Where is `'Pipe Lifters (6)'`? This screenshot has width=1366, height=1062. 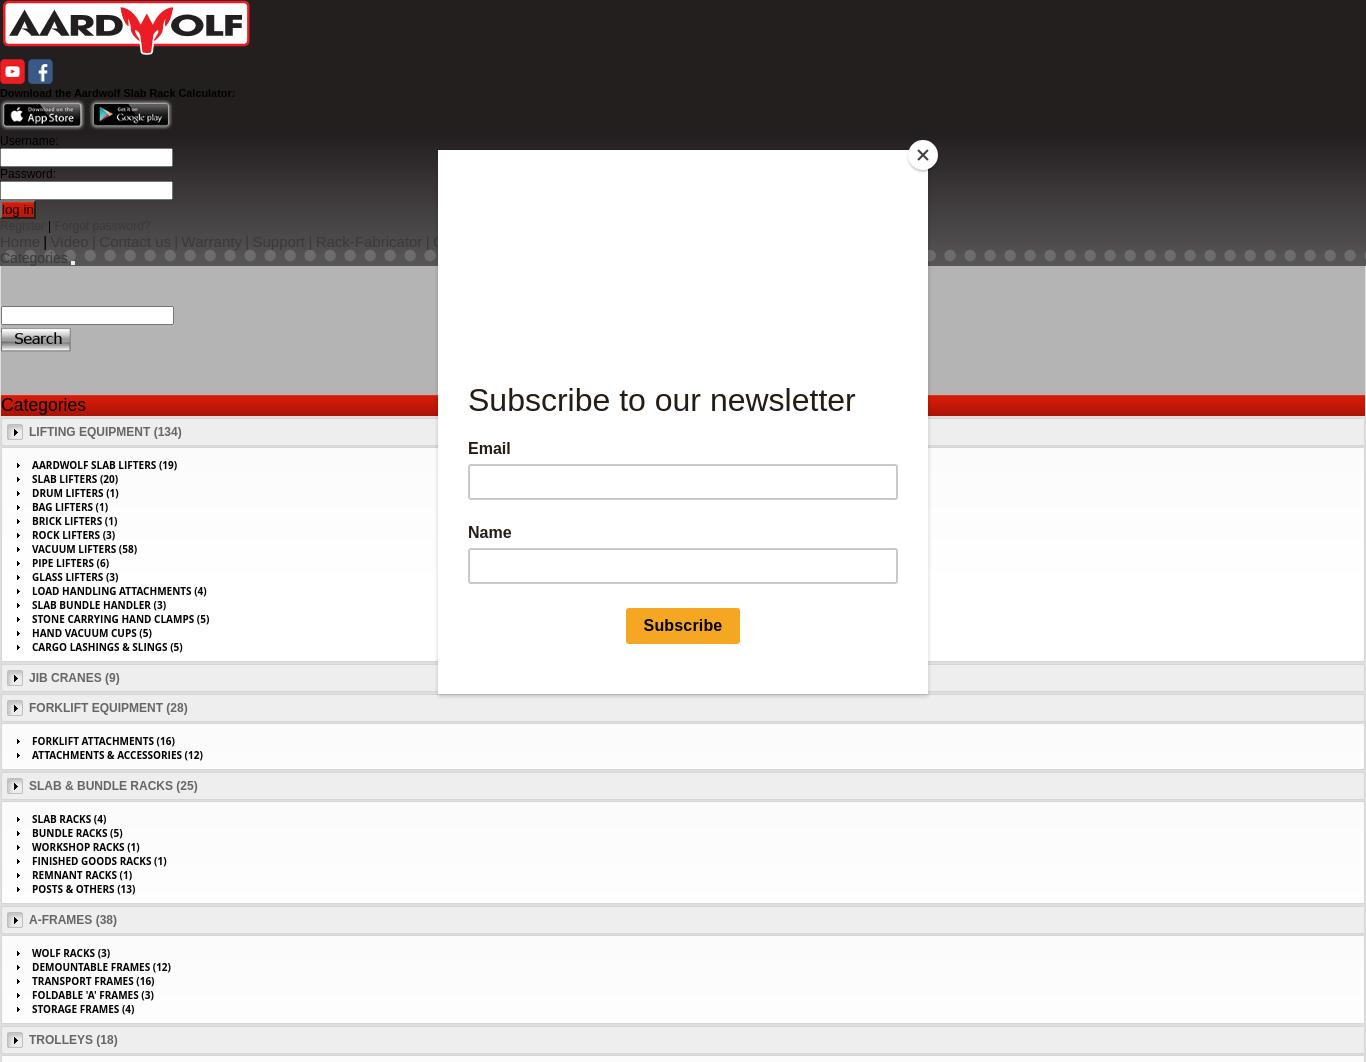
'Pipe Lifters (6)' is located at coordinates (31, 562).